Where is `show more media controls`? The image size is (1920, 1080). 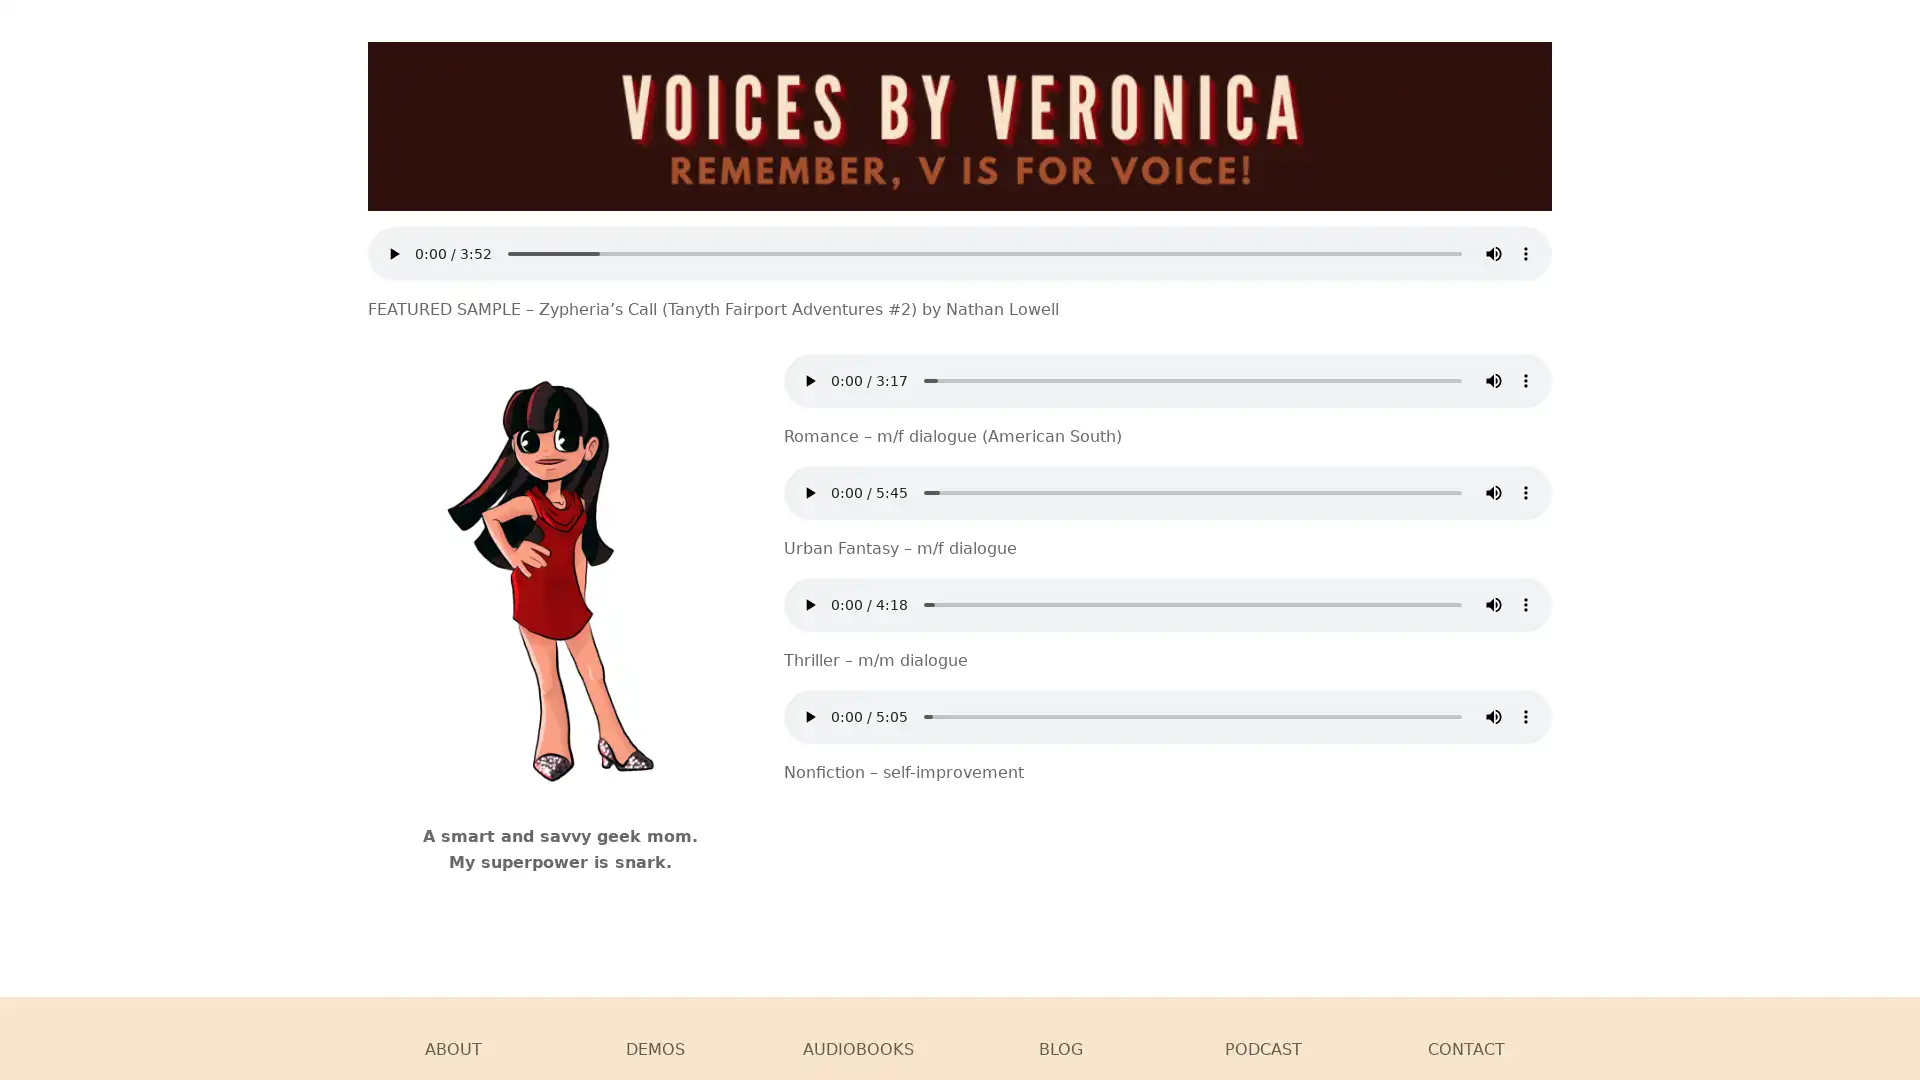
show more media controls is located at coordinates (1525, 493).